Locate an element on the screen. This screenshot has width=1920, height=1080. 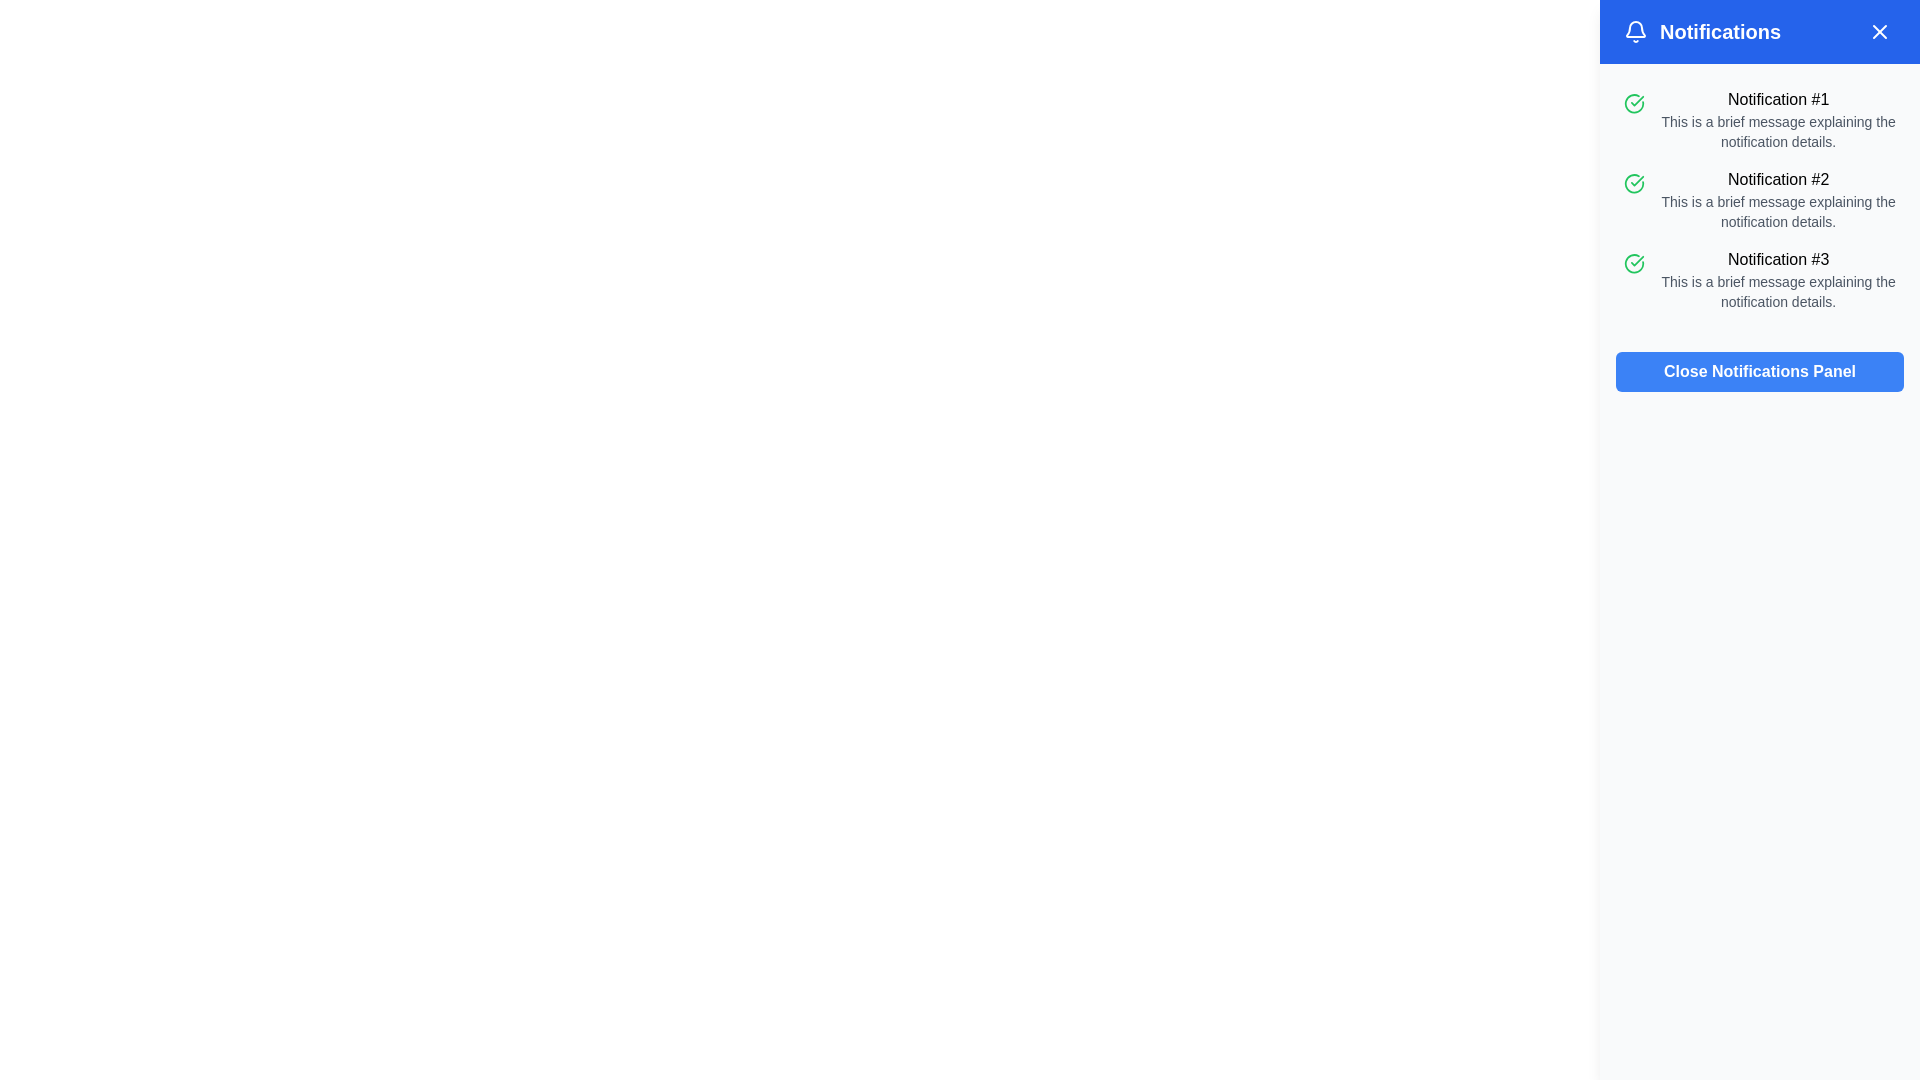
the closing button shaped like an 'X' on the blue header bar labeled 'Notifications' is located at coordinates (1879, 31).